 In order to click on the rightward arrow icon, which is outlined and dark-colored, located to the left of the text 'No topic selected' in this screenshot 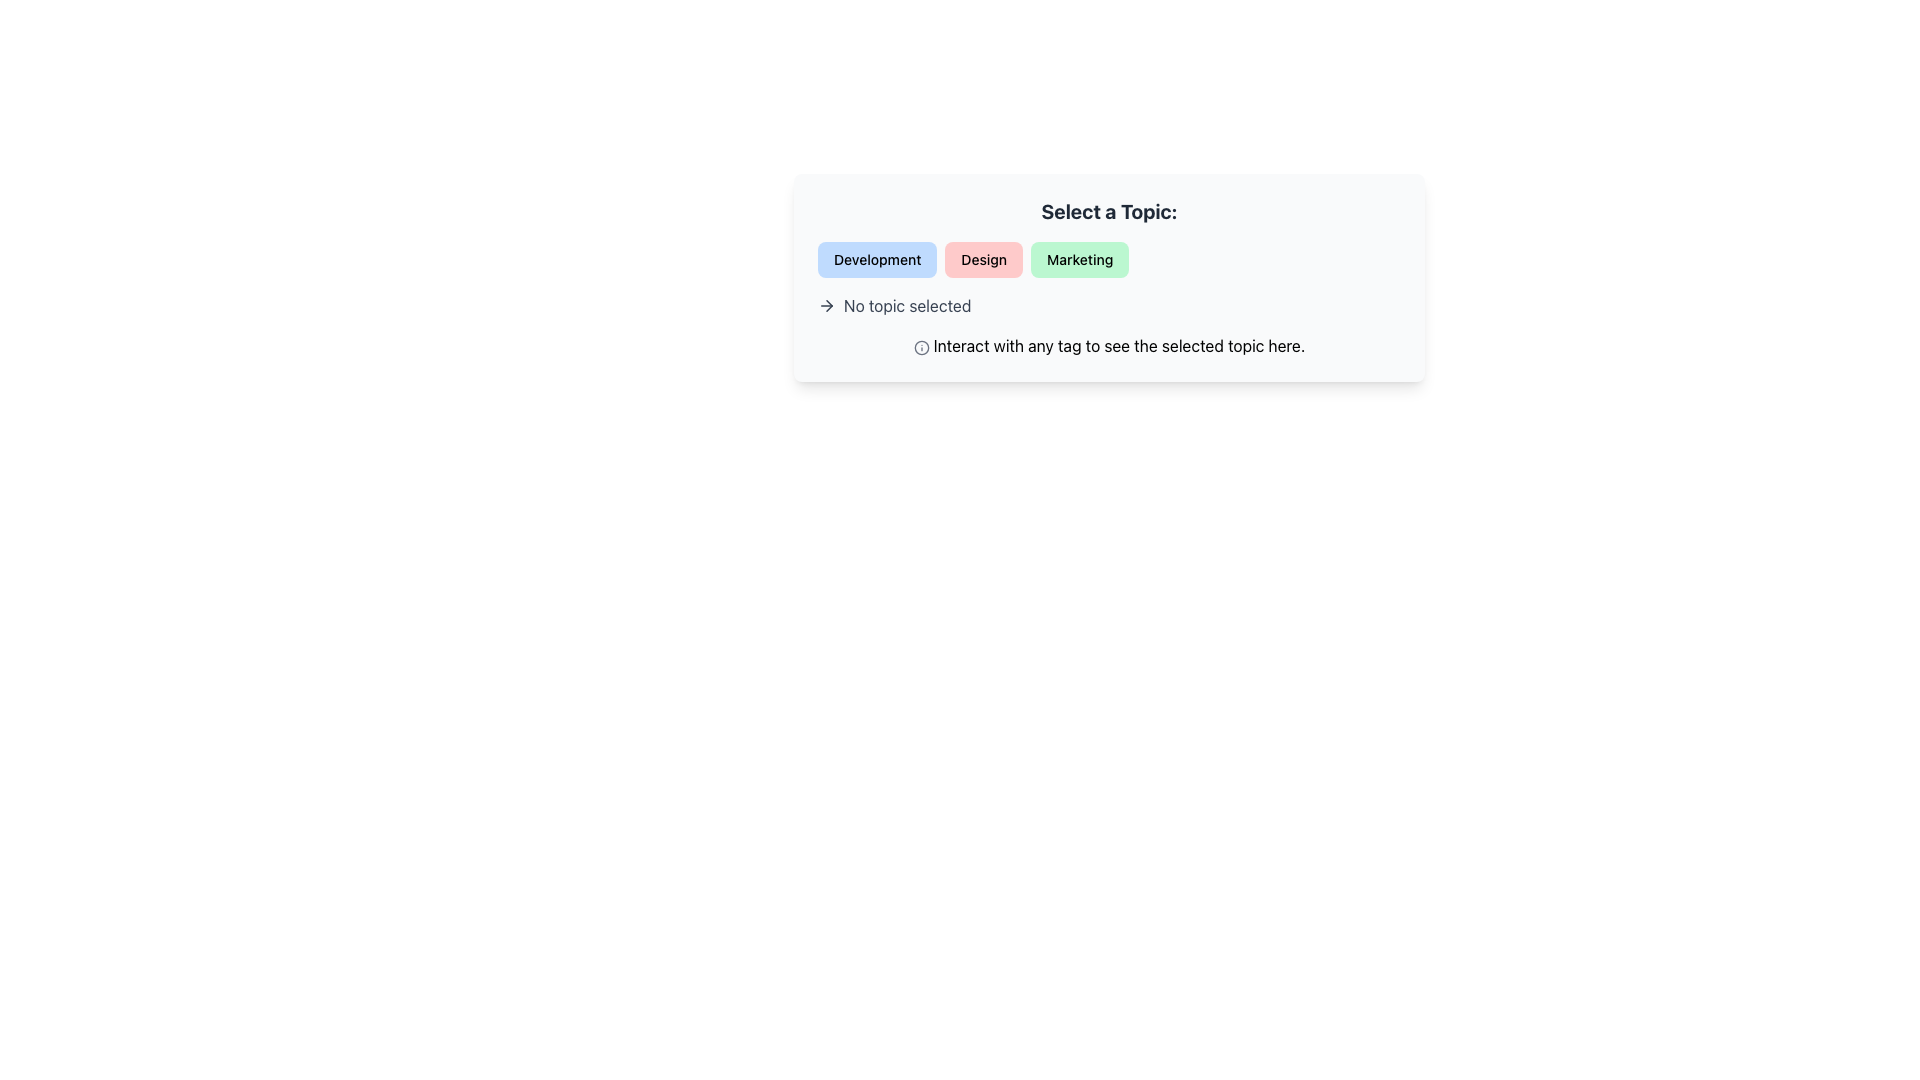, I will do `click(826, 305)`.